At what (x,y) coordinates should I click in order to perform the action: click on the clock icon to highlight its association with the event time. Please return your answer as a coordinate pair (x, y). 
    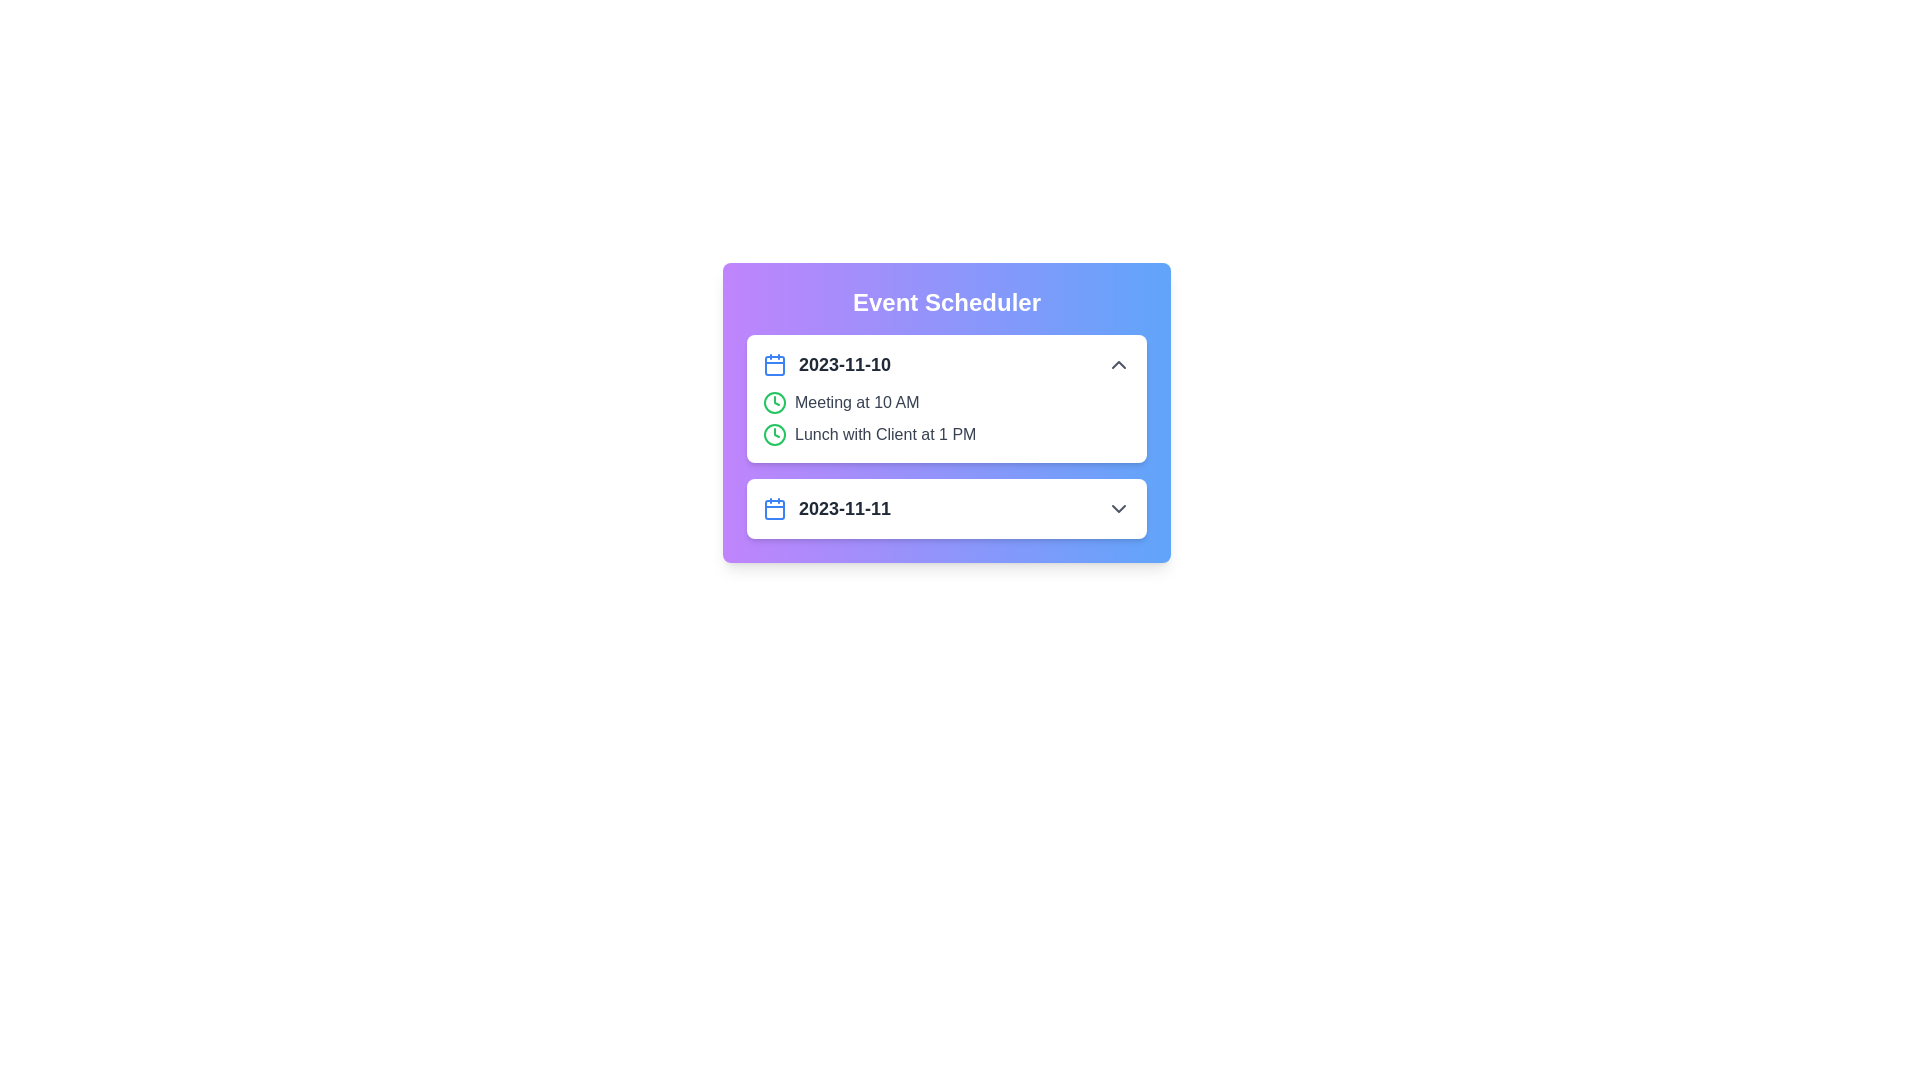
    Looking at the image, I should click on (773, 402).